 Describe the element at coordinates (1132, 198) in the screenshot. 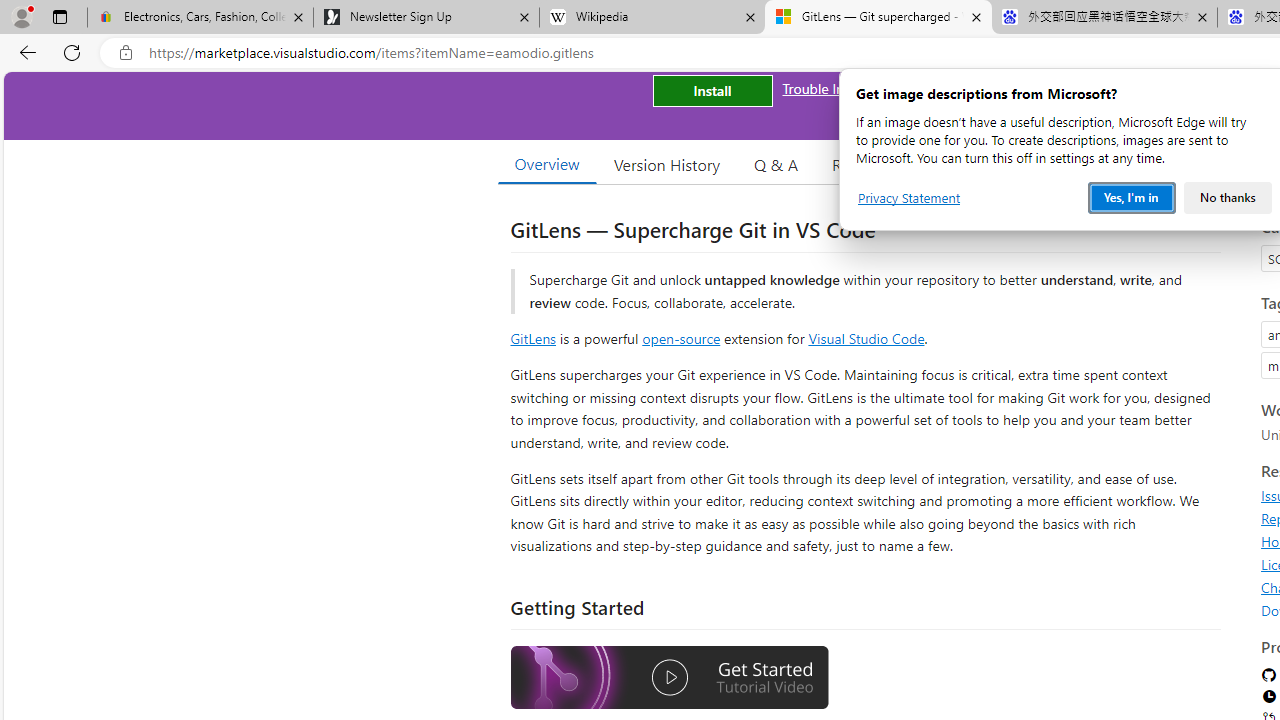

I see `'Yes, I'` at that location.